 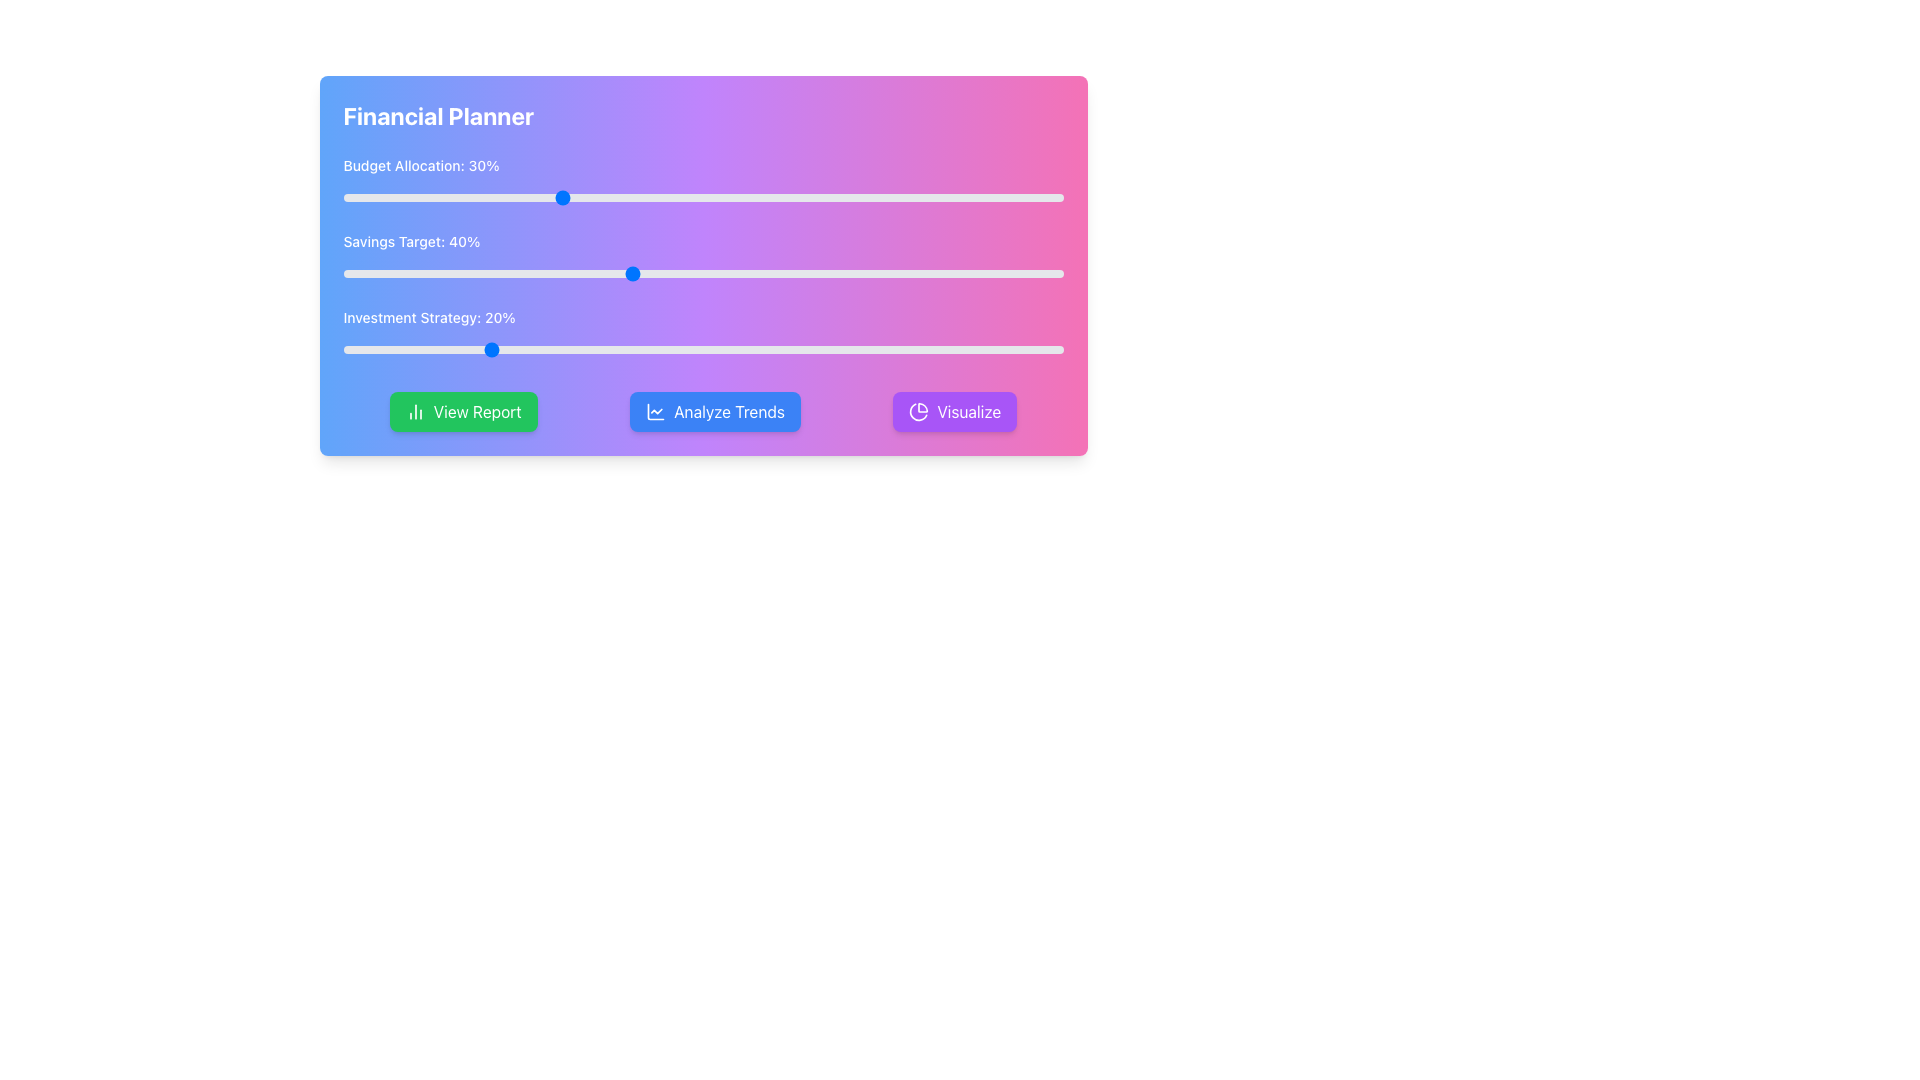 What do you see at coordinates (594, 273) in the screenshot?
I see `the savings target percentage` at bounding box center [594, 273].